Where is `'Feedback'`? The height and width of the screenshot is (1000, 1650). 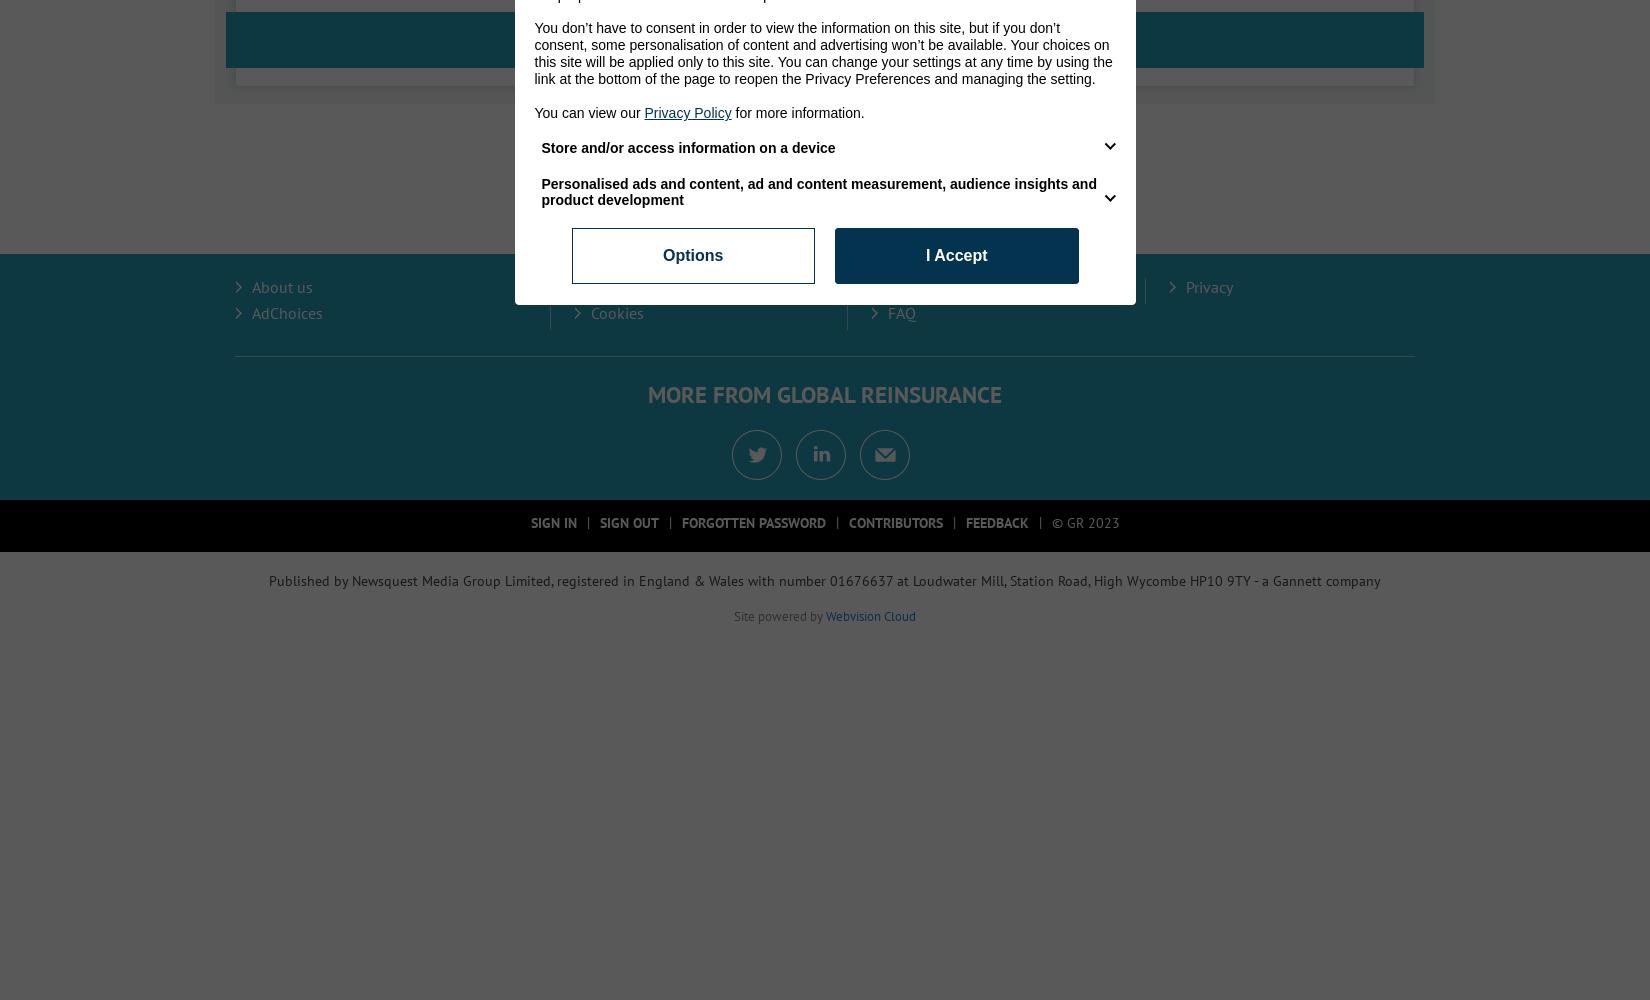 'Feedback' is located at coordinates (964, 523).